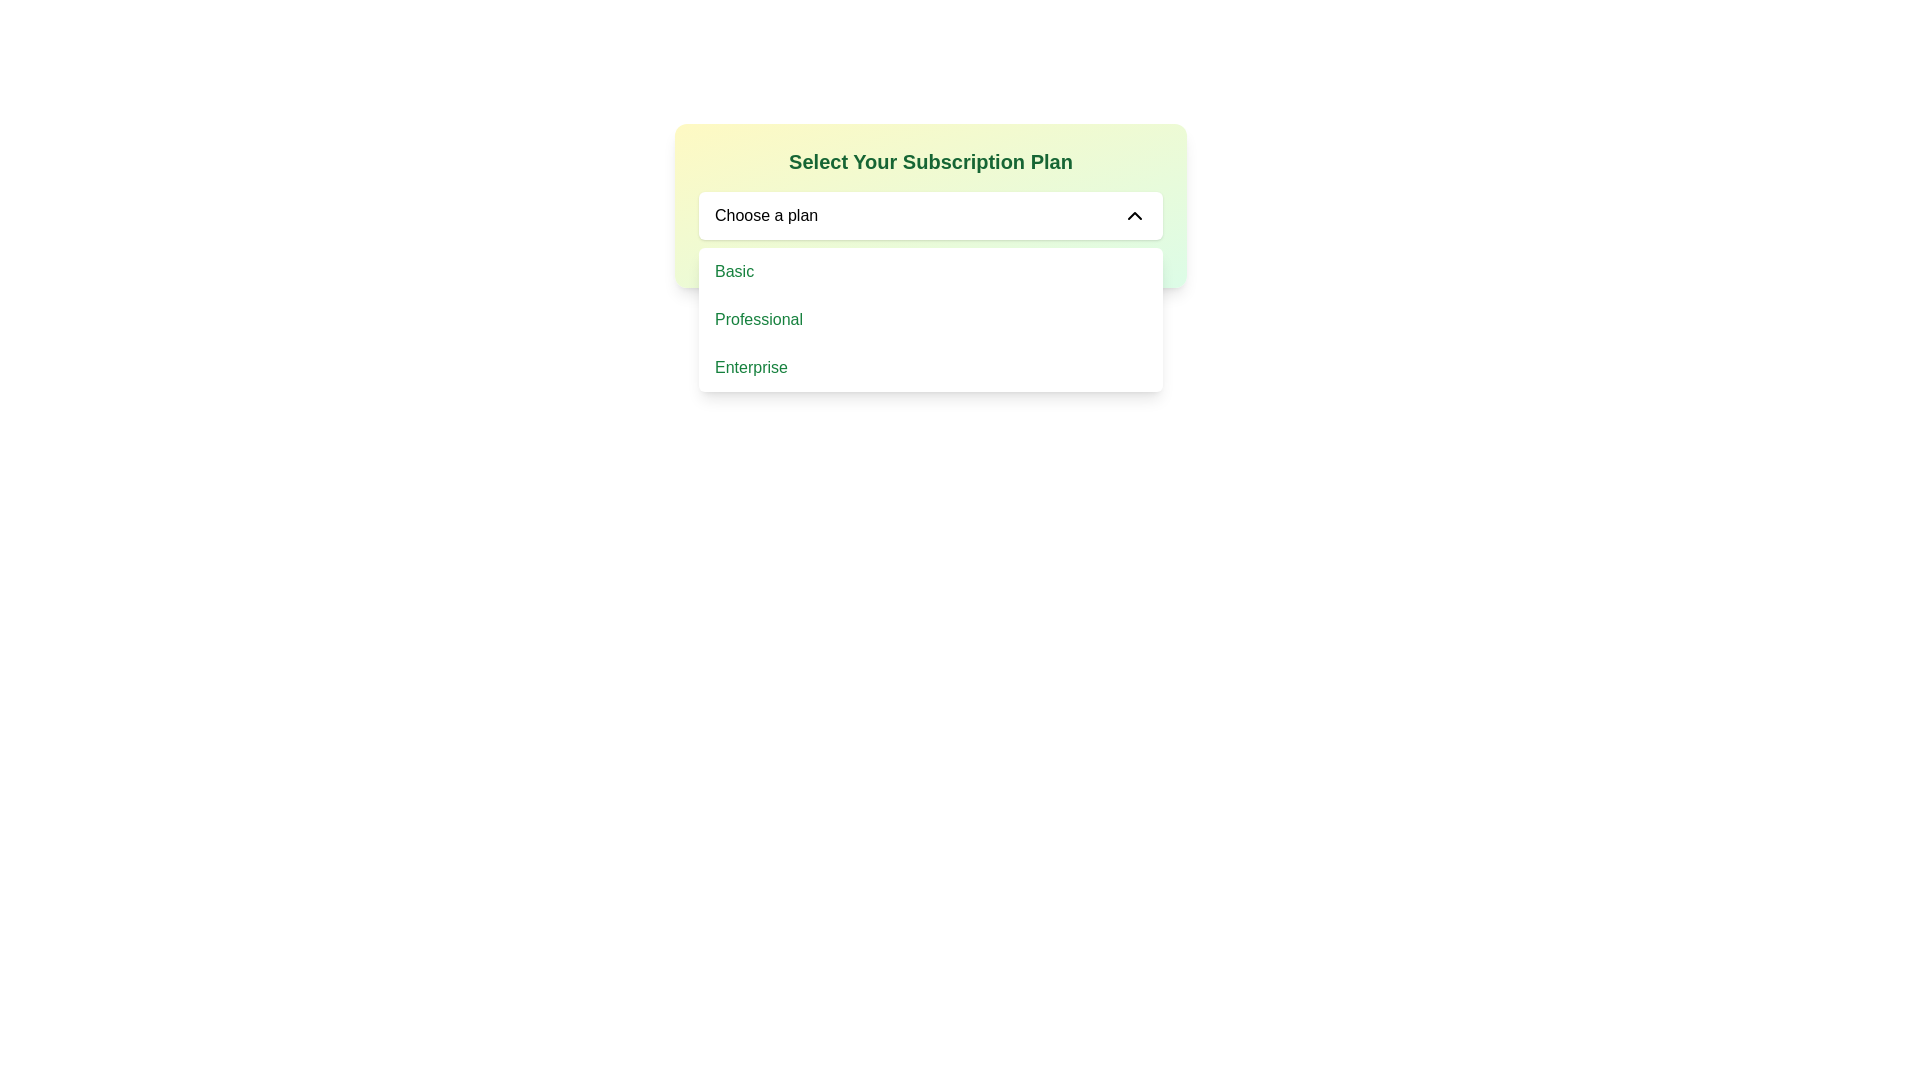 The height and width of the screenshot is (1080, 1920). Describe the element at coordinates (757, 319) in the screenshot. I see `the 'Professional' text label within the 'Choose a plan' dropdown menu` at that location.